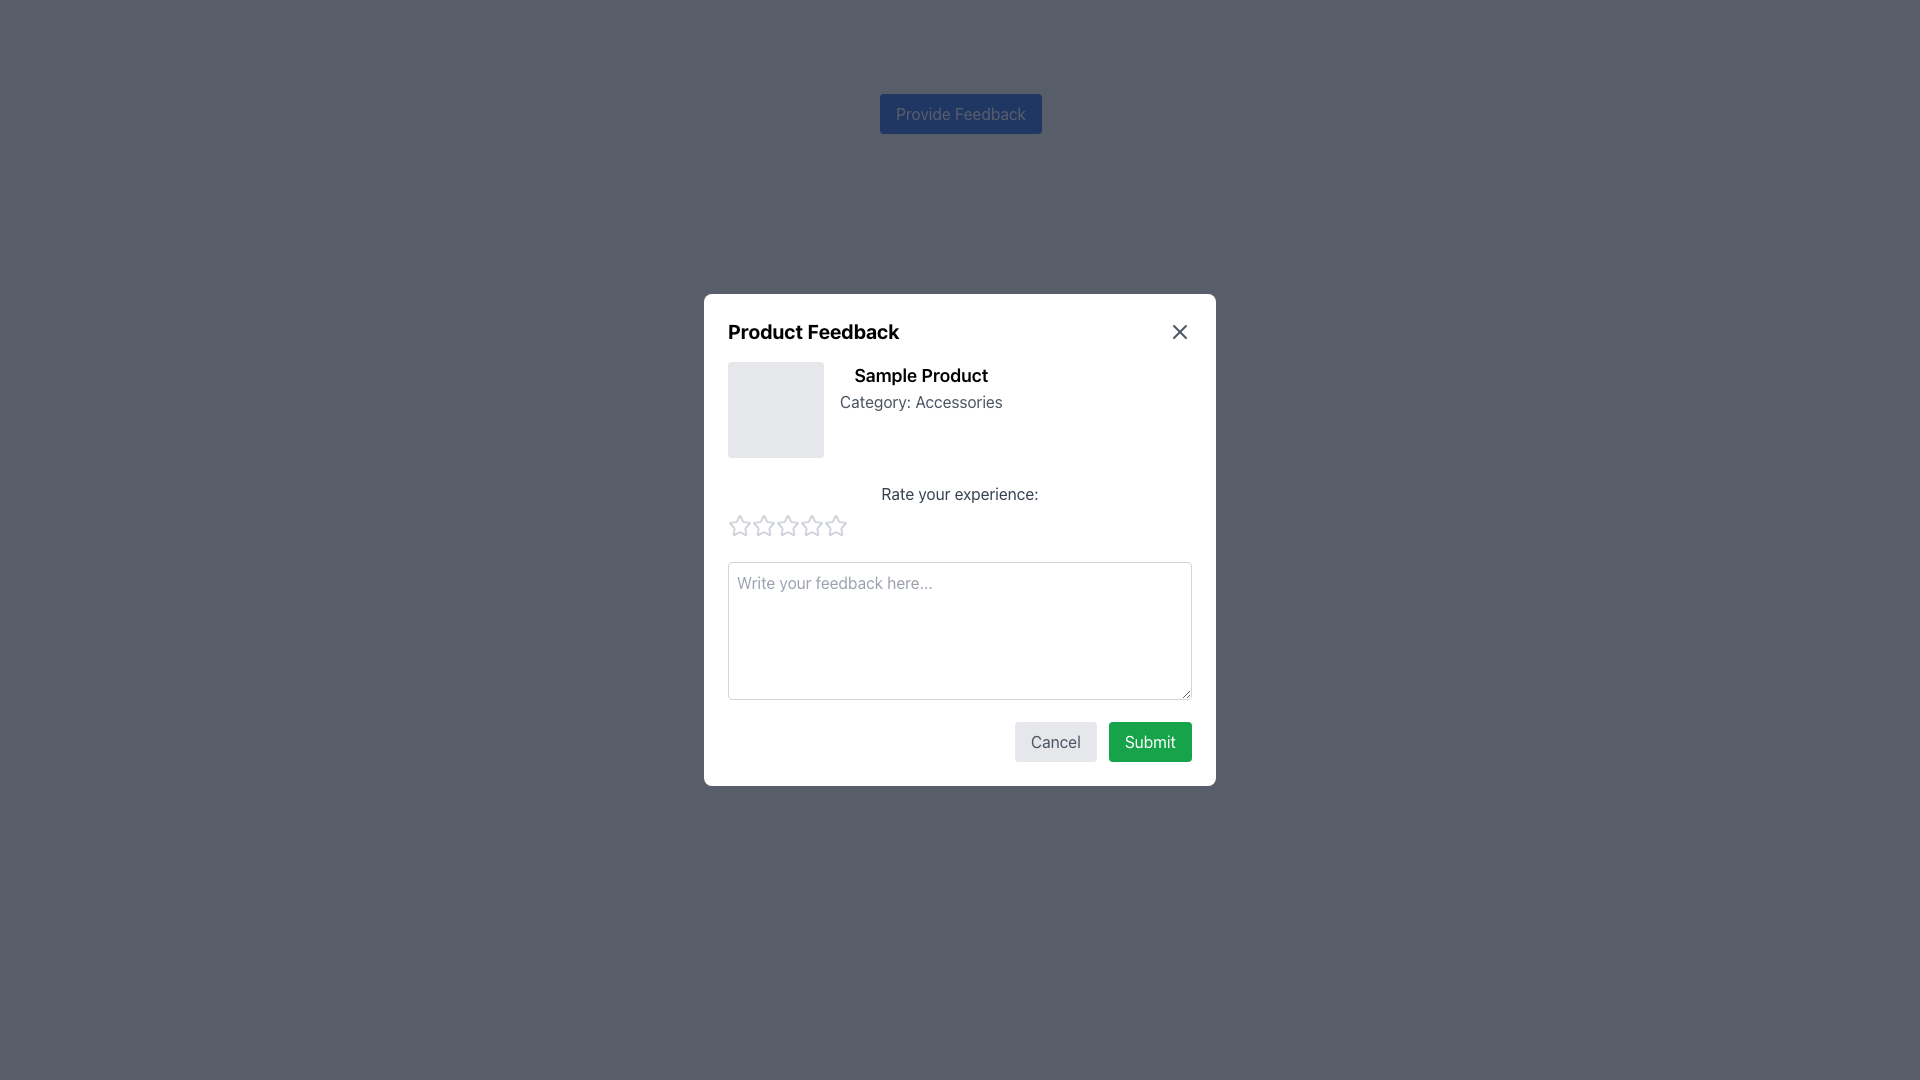 This screenshot has width=1920, height=1080. Describe the element at coordinates (738, 524) in the screenshot. I see `the leftmost star-shaped icon to rate your experience, which is part of a row of interactive rating stars beneath the 'Rate your experience' label` at that location.